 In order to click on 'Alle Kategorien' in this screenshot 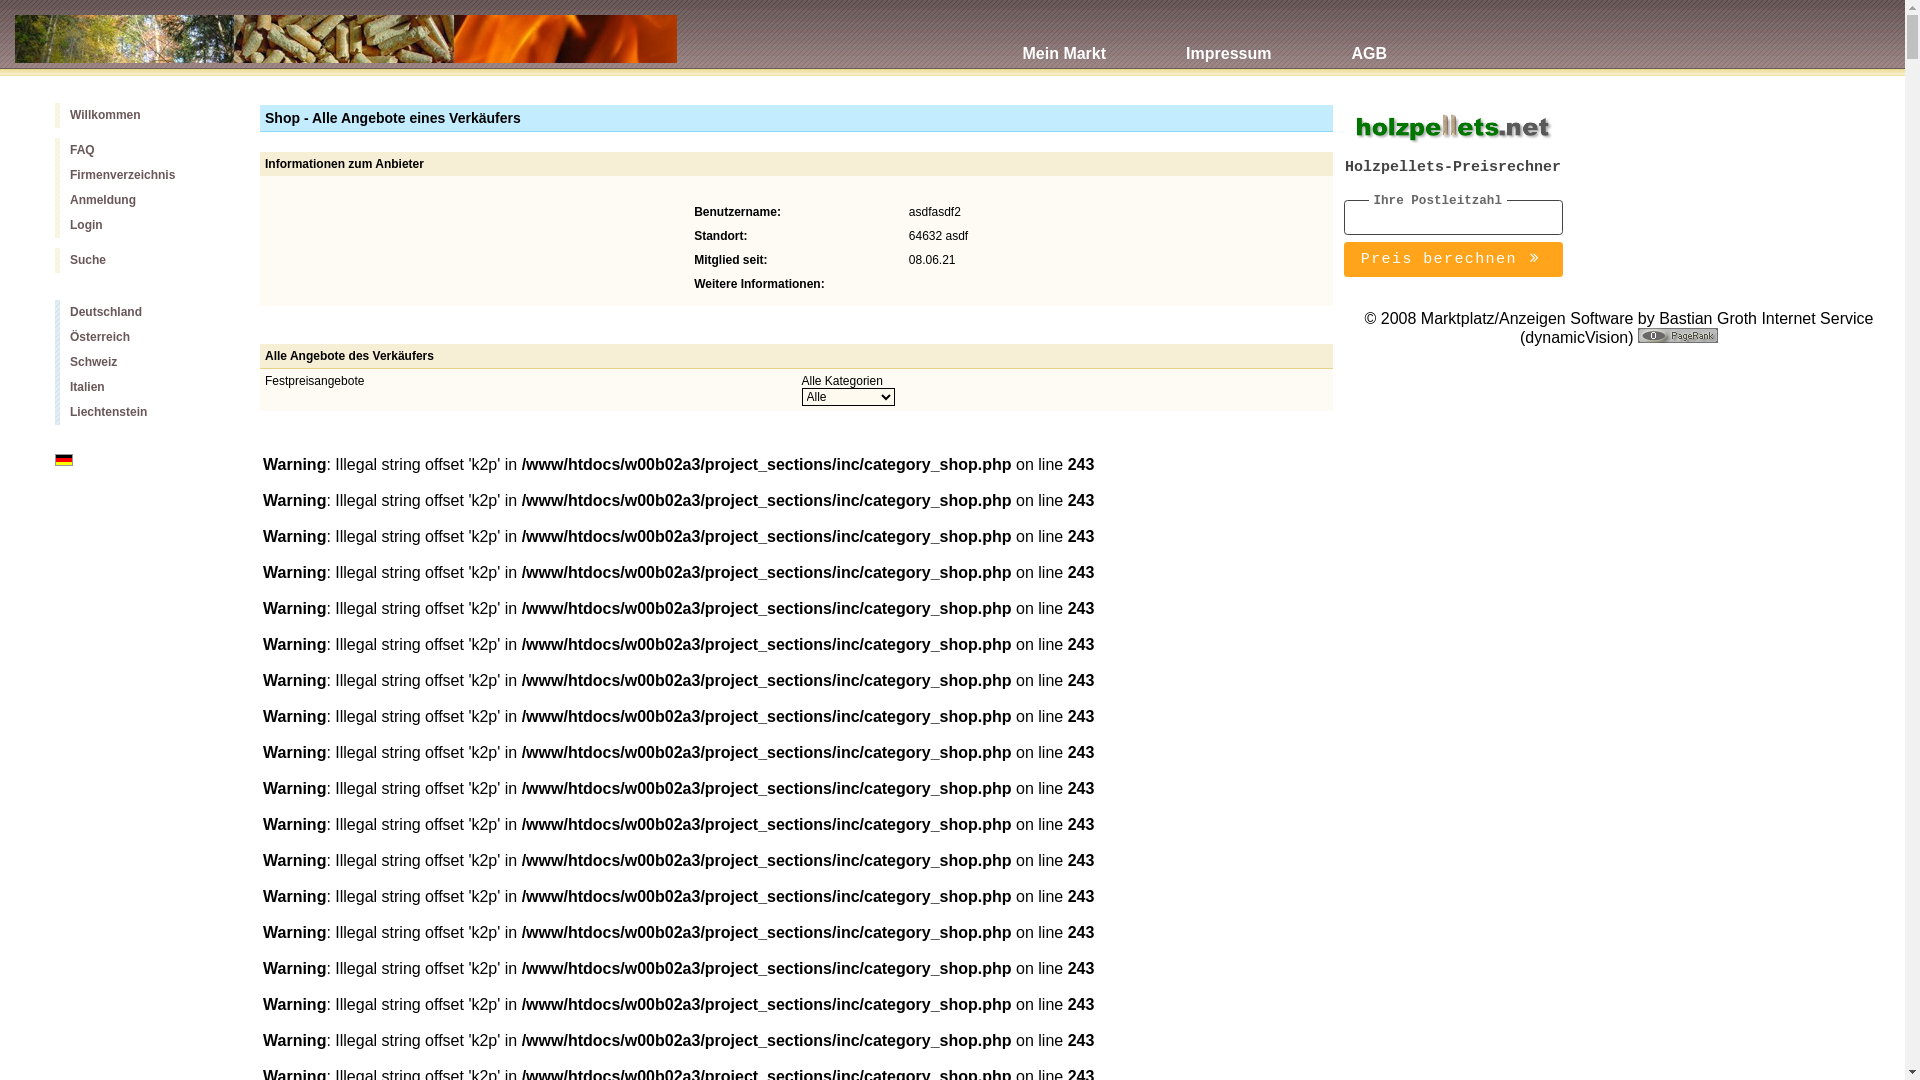, I will do `click(801, 381)`.